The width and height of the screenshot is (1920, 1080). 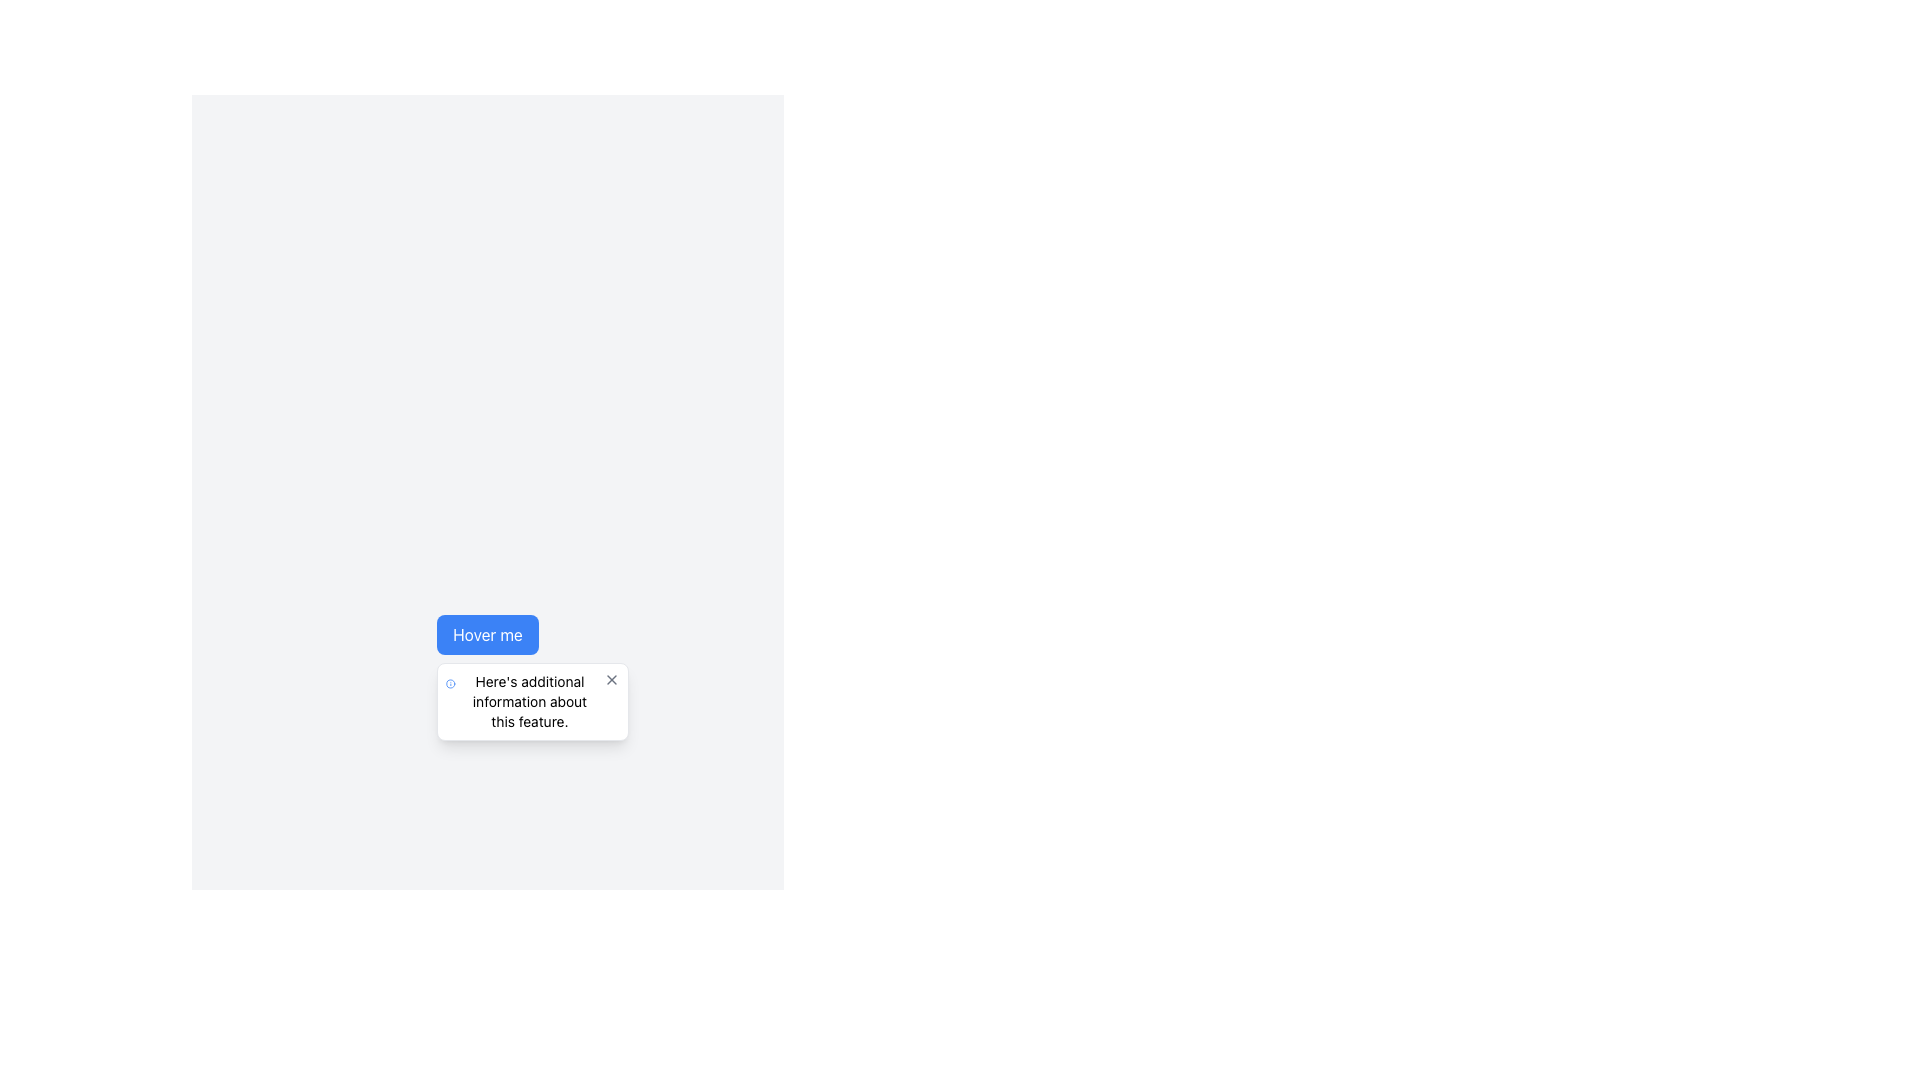 I want to click on information presented in the tooltip located directly below the 'Hover me' button, which serves as an informational message box, so click(x=533, y=701).